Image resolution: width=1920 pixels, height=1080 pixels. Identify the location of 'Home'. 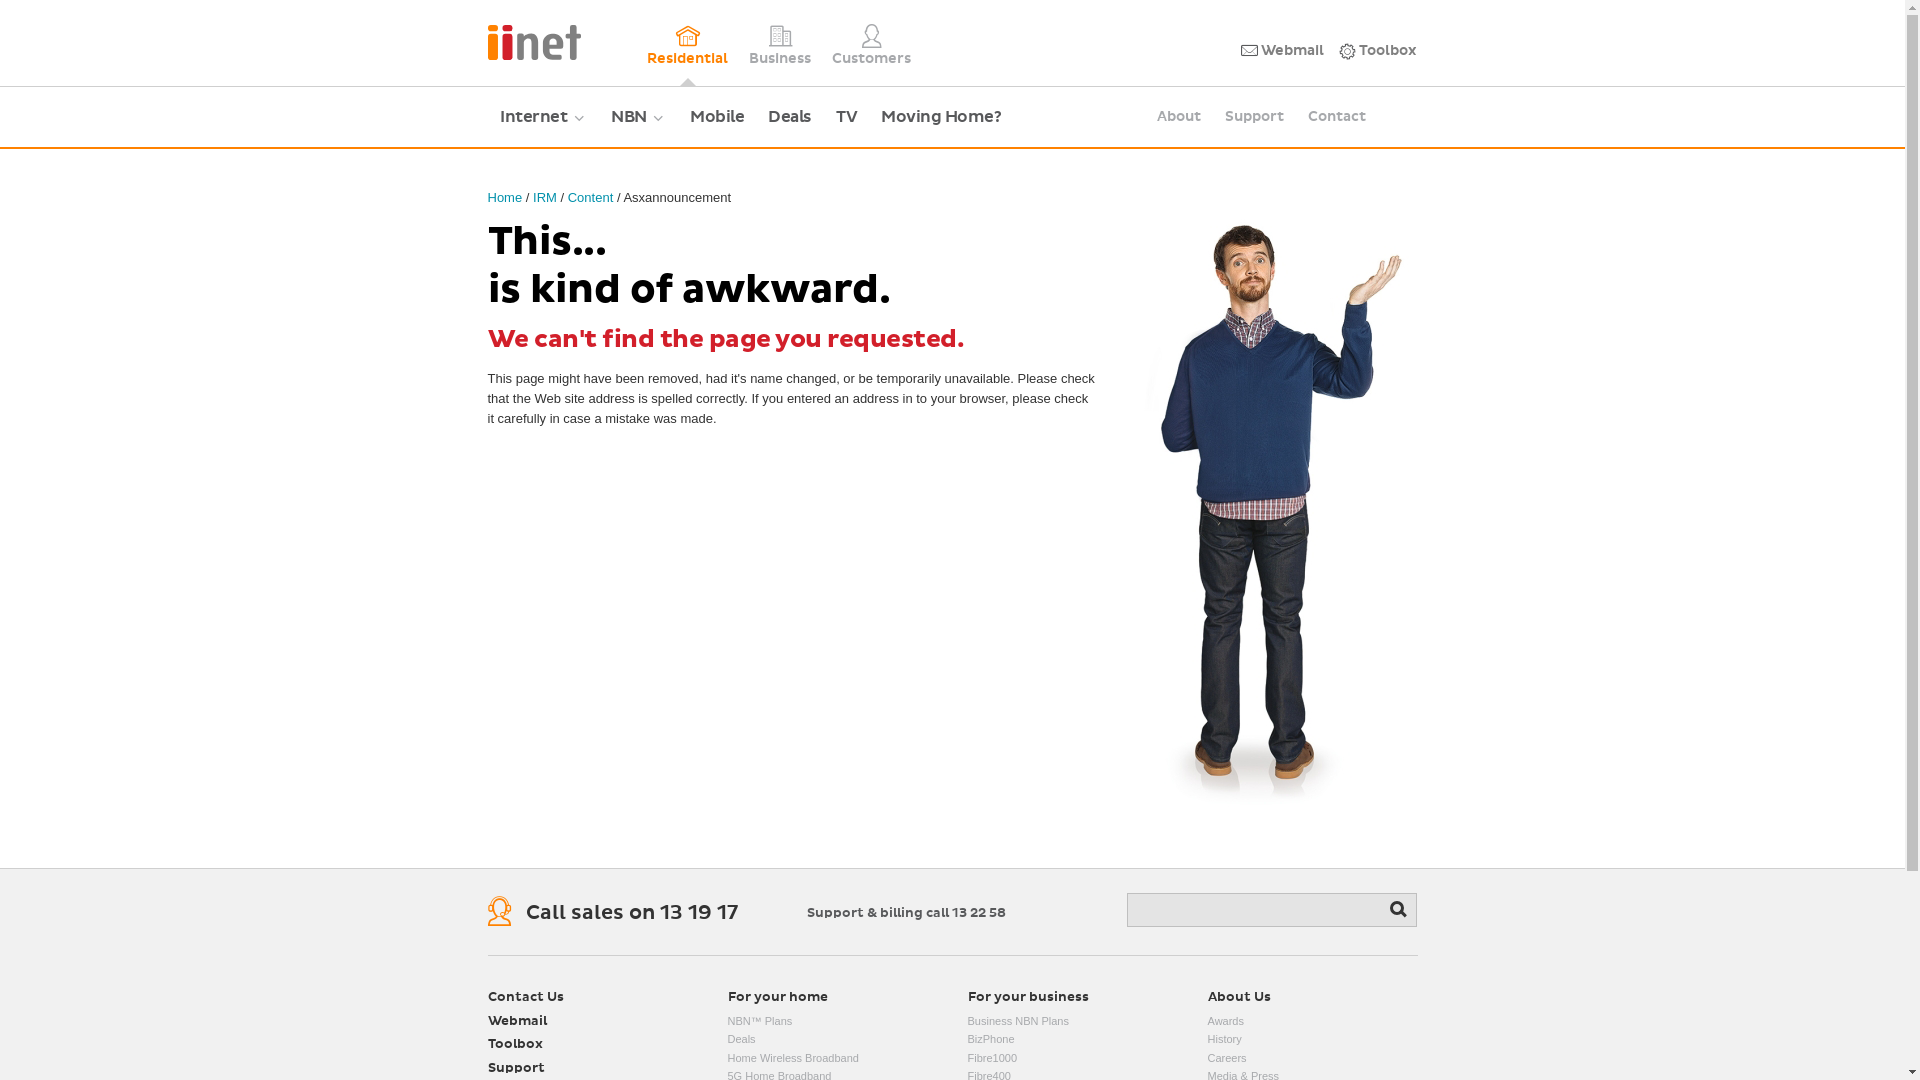
(505, 197).